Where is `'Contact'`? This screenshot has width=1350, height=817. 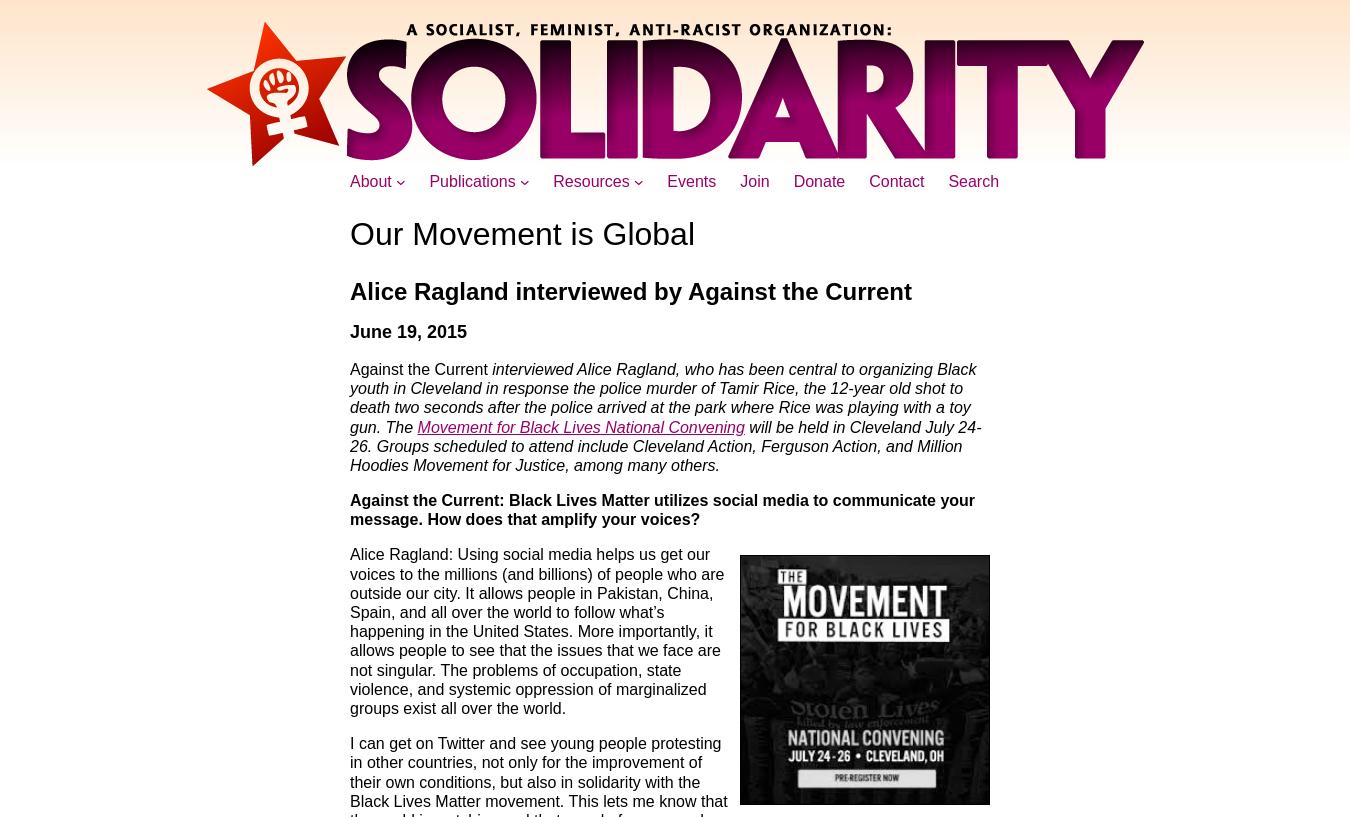 'Contact' is located at coordinates (896, 180).